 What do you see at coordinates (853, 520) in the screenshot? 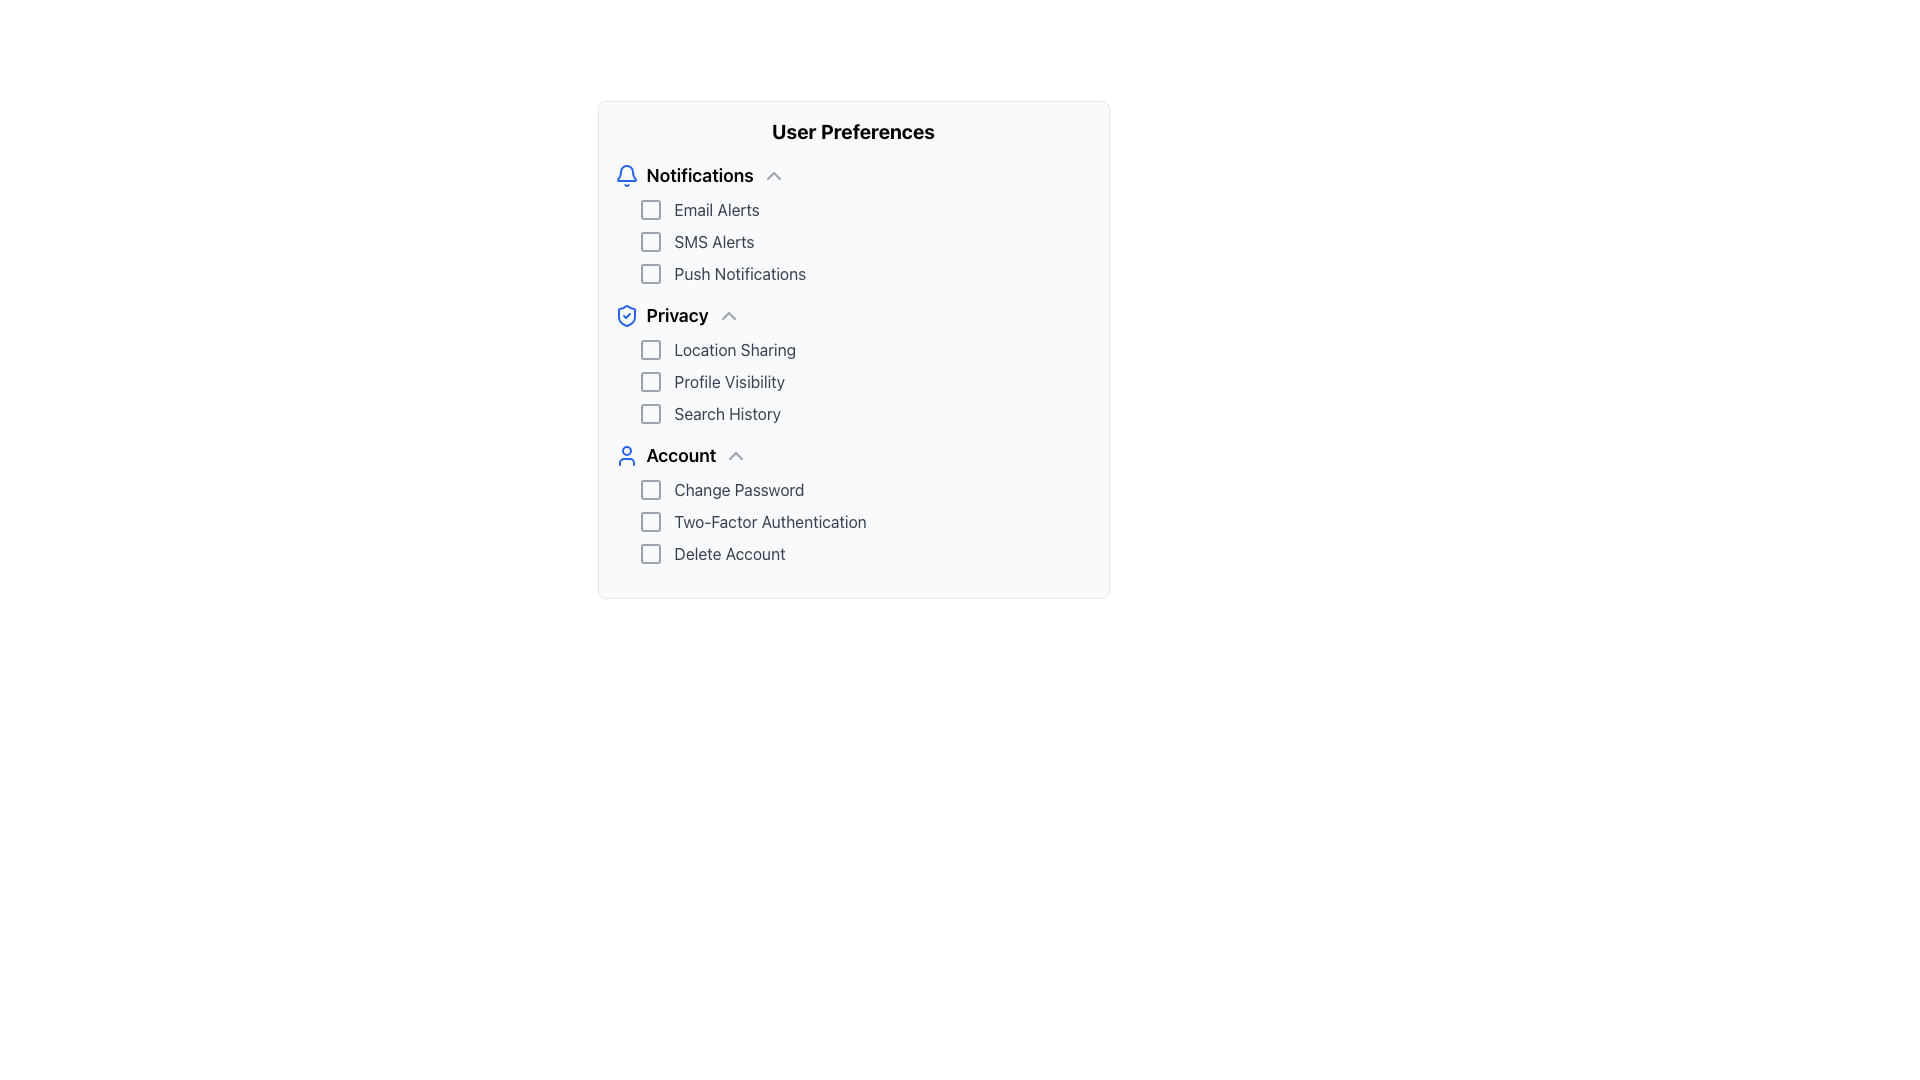
I see `contents of the vertical list located in the lower portion of the 'User Preferences' panel, underneath the 'Account' header` at bounding box center [853, 520].